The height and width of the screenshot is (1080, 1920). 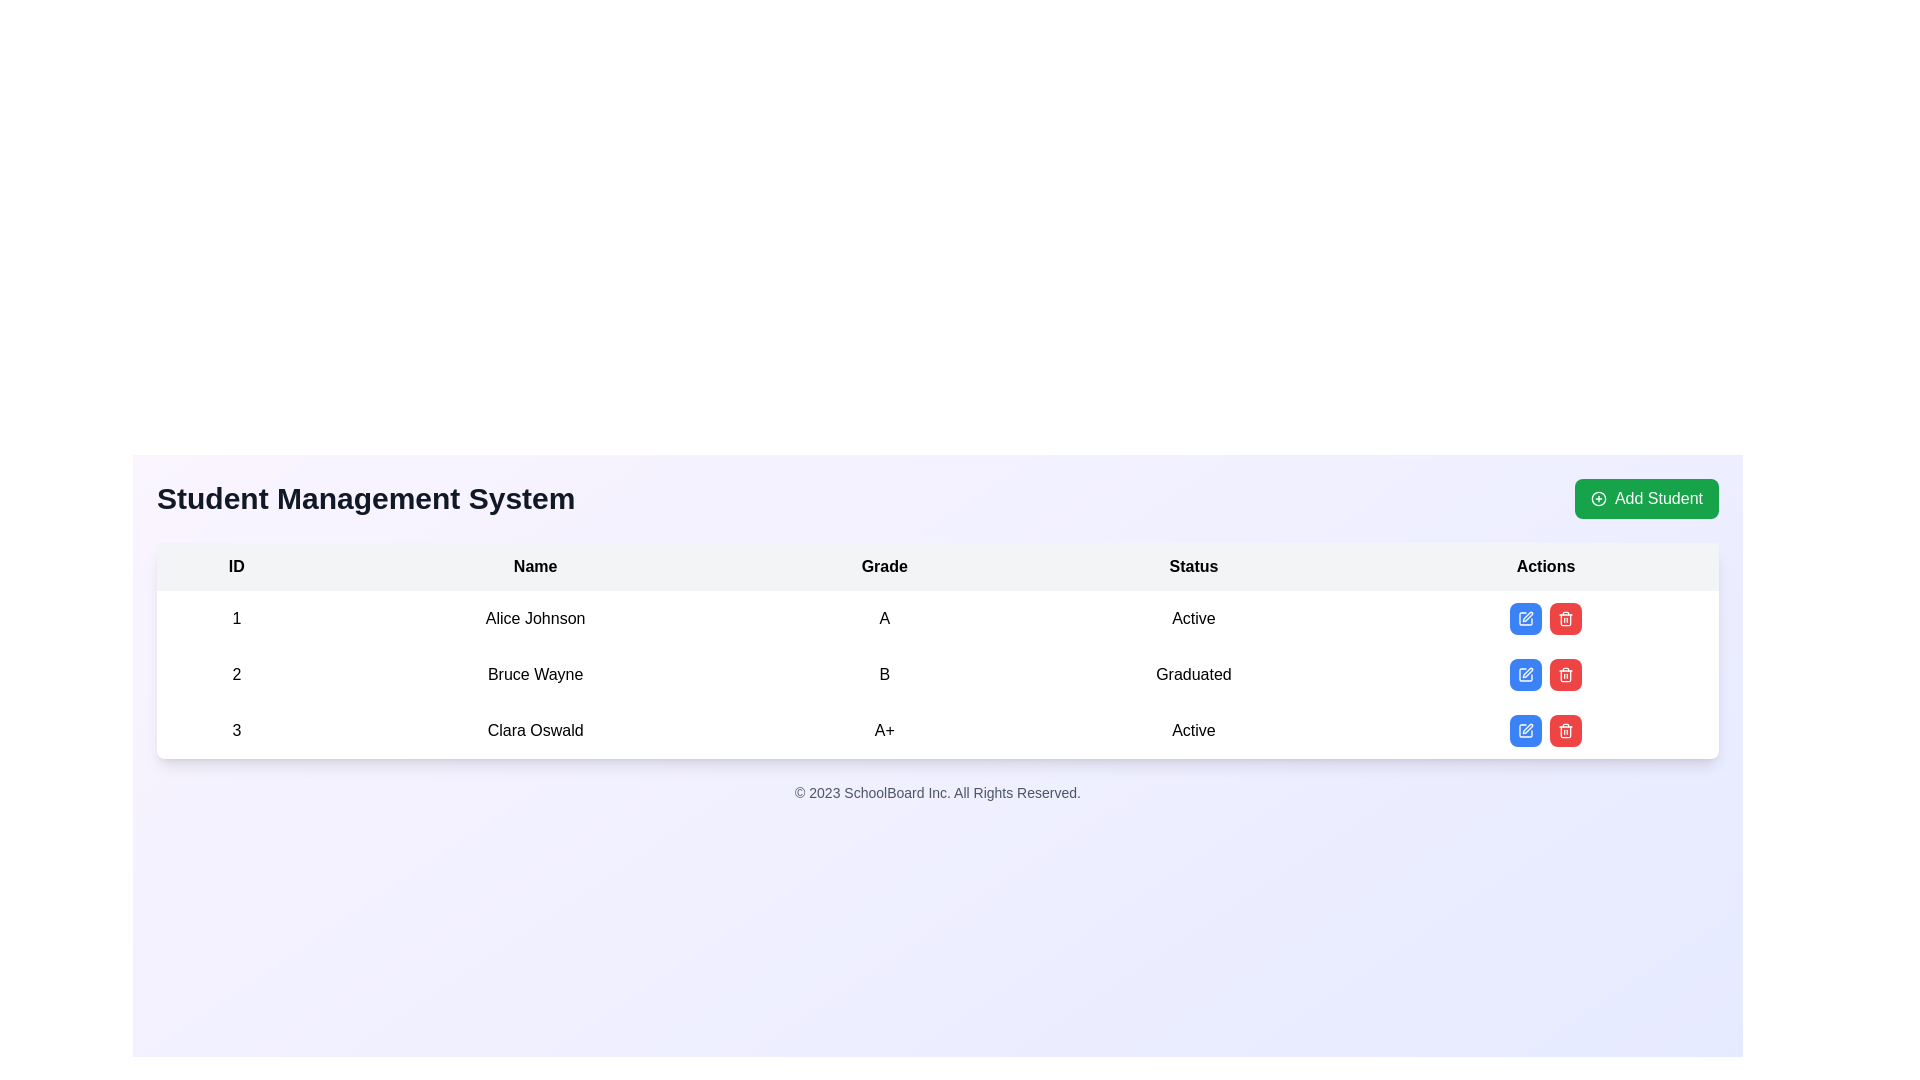 What do you see at coordinates (1564, 675) in the screenshot?
I see `the delete button in the Actions column for the user 'Bruce Wayne'` at bounding box center [1564, 675].